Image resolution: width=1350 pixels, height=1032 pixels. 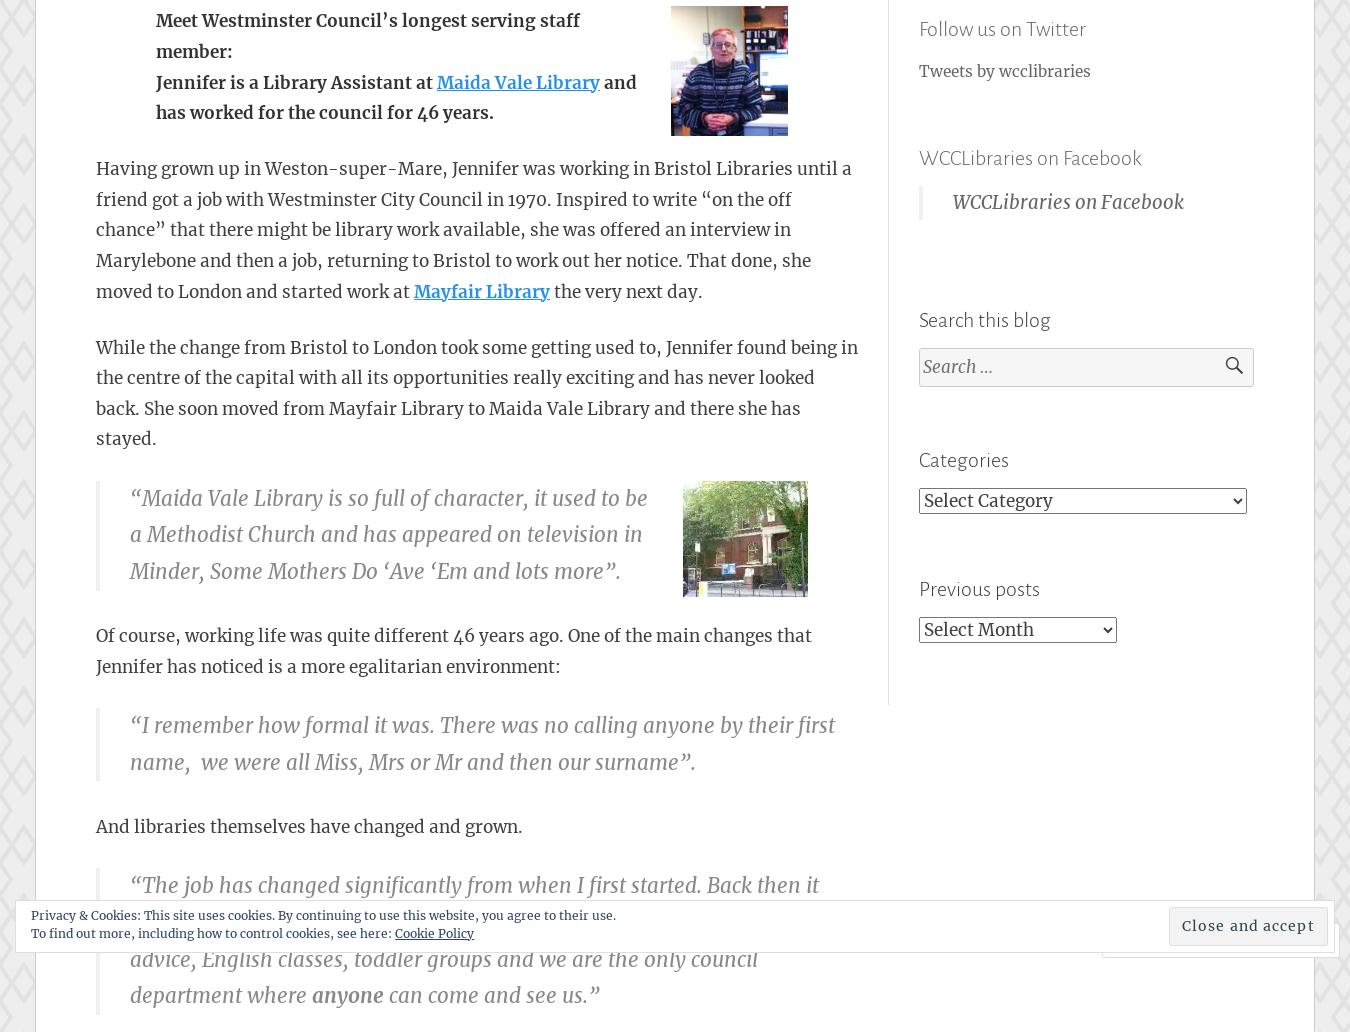 I want to click on '“The job has changed significantly from when I first started. Back then it was just books. Now we are a one-stop shop, social centre, we offer pension advice, English classes, toddler groups and we are the only council department where', so click(x=489, y=939).